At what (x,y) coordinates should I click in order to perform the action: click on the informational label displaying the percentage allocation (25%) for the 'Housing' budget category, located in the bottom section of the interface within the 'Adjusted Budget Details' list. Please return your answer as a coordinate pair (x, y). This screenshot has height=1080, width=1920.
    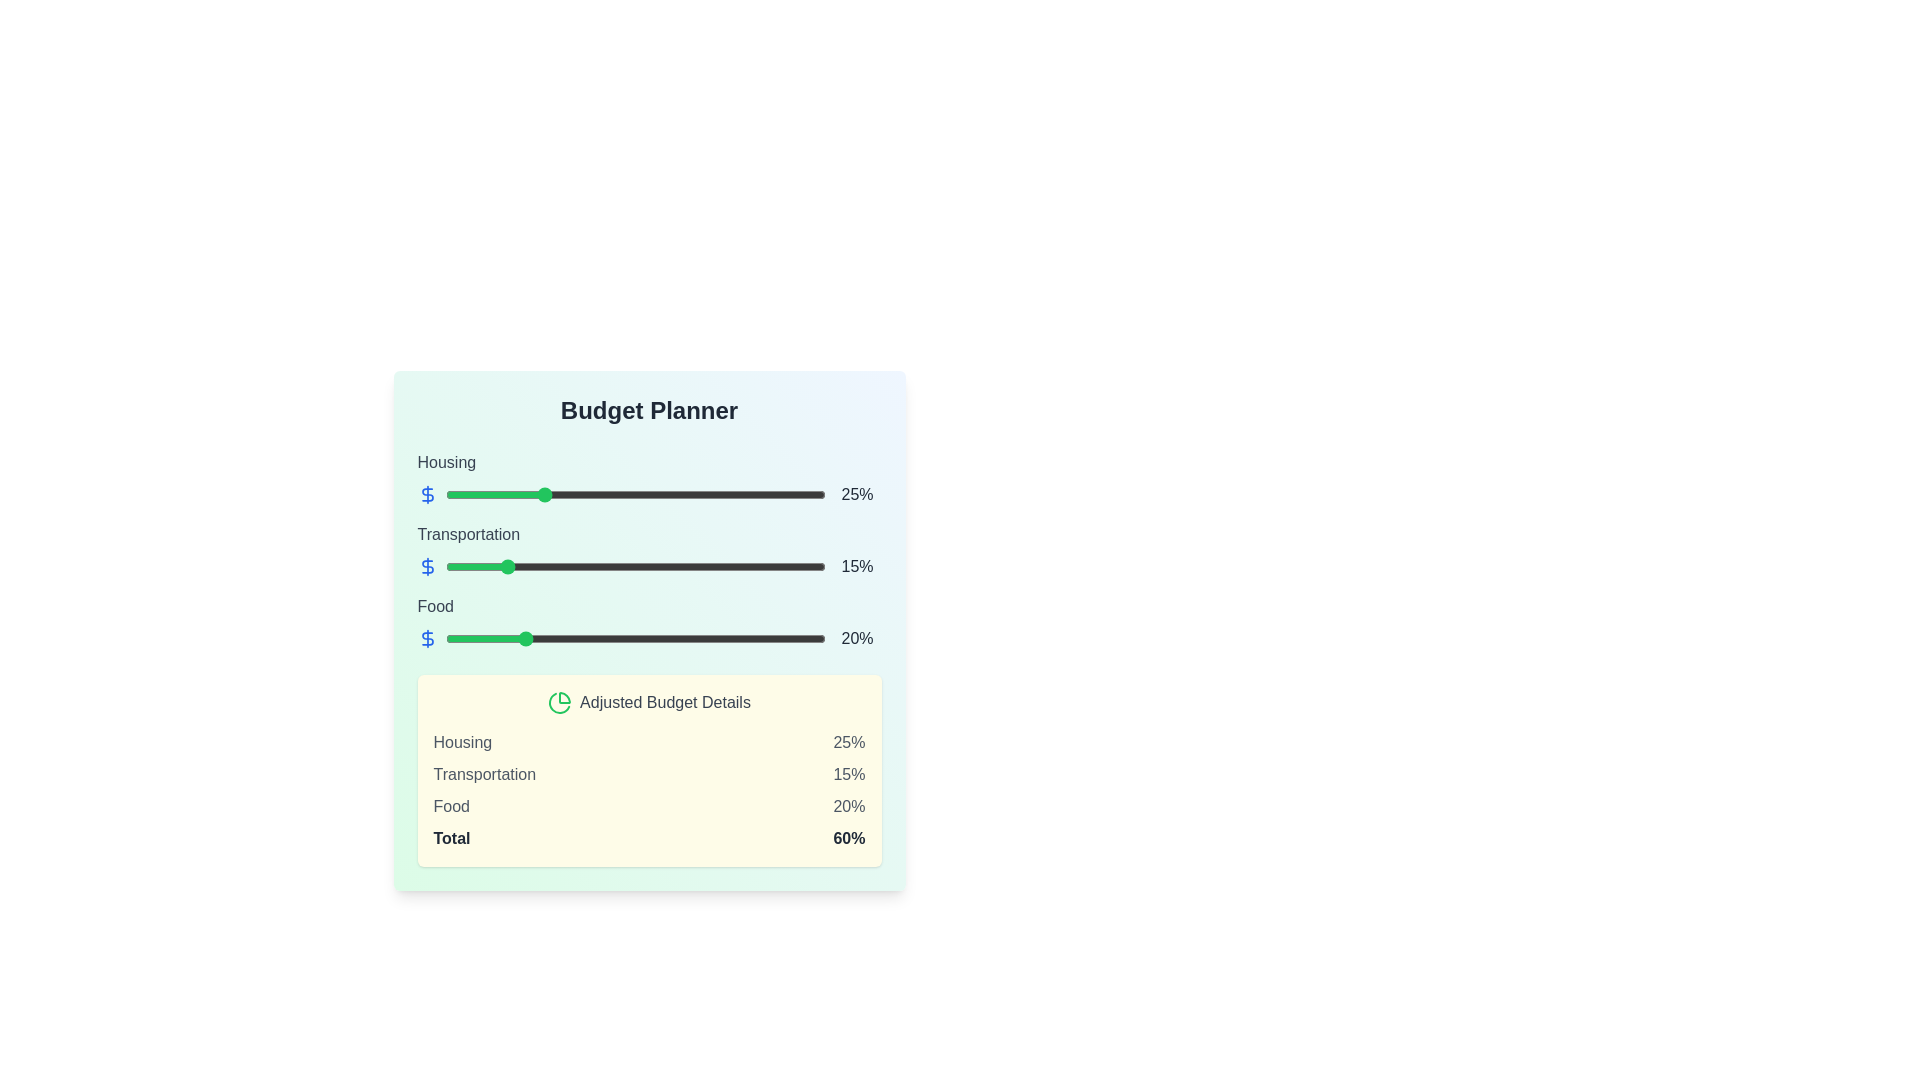
    Looking at the image, I should click on (849, 743).